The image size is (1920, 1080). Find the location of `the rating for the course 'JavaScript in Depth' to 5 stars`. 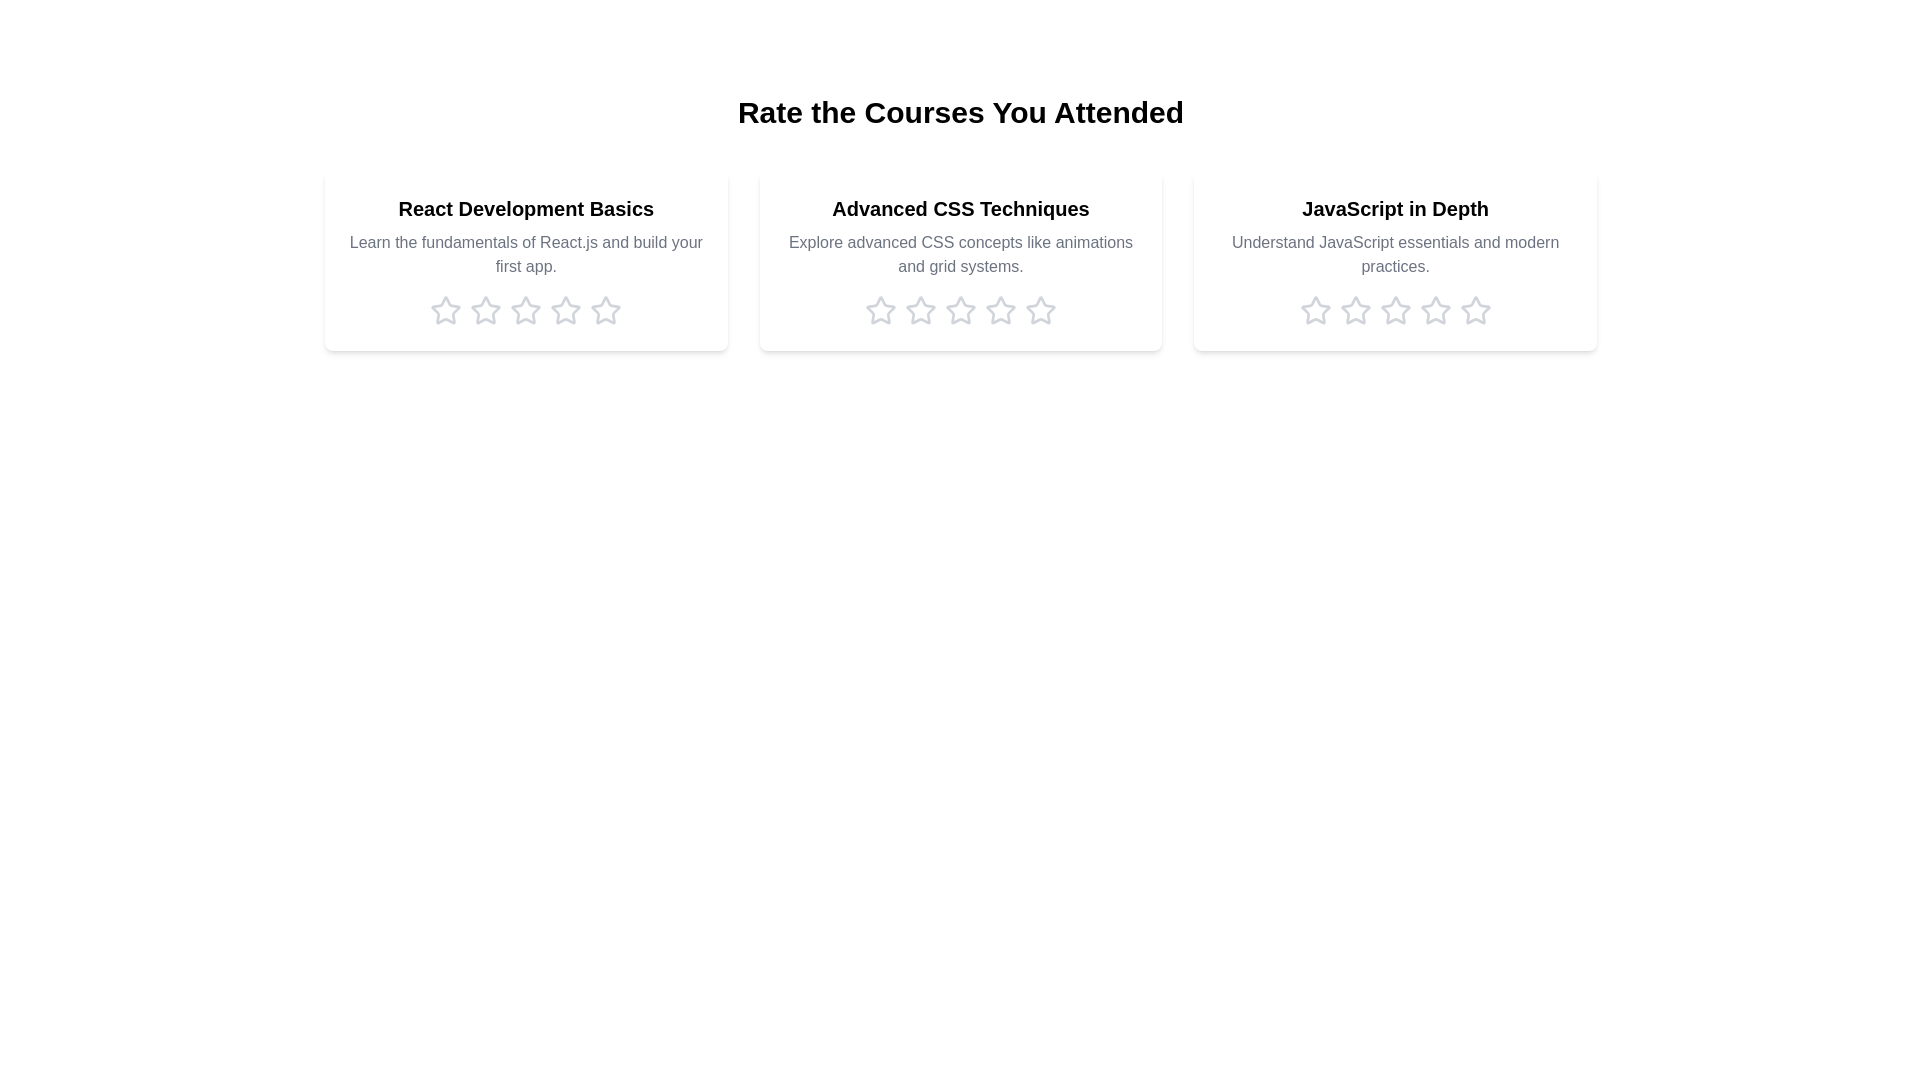

the rating for the course 'JavaScript in Depth' to 5 stars is located at coordinates (1475, 311).